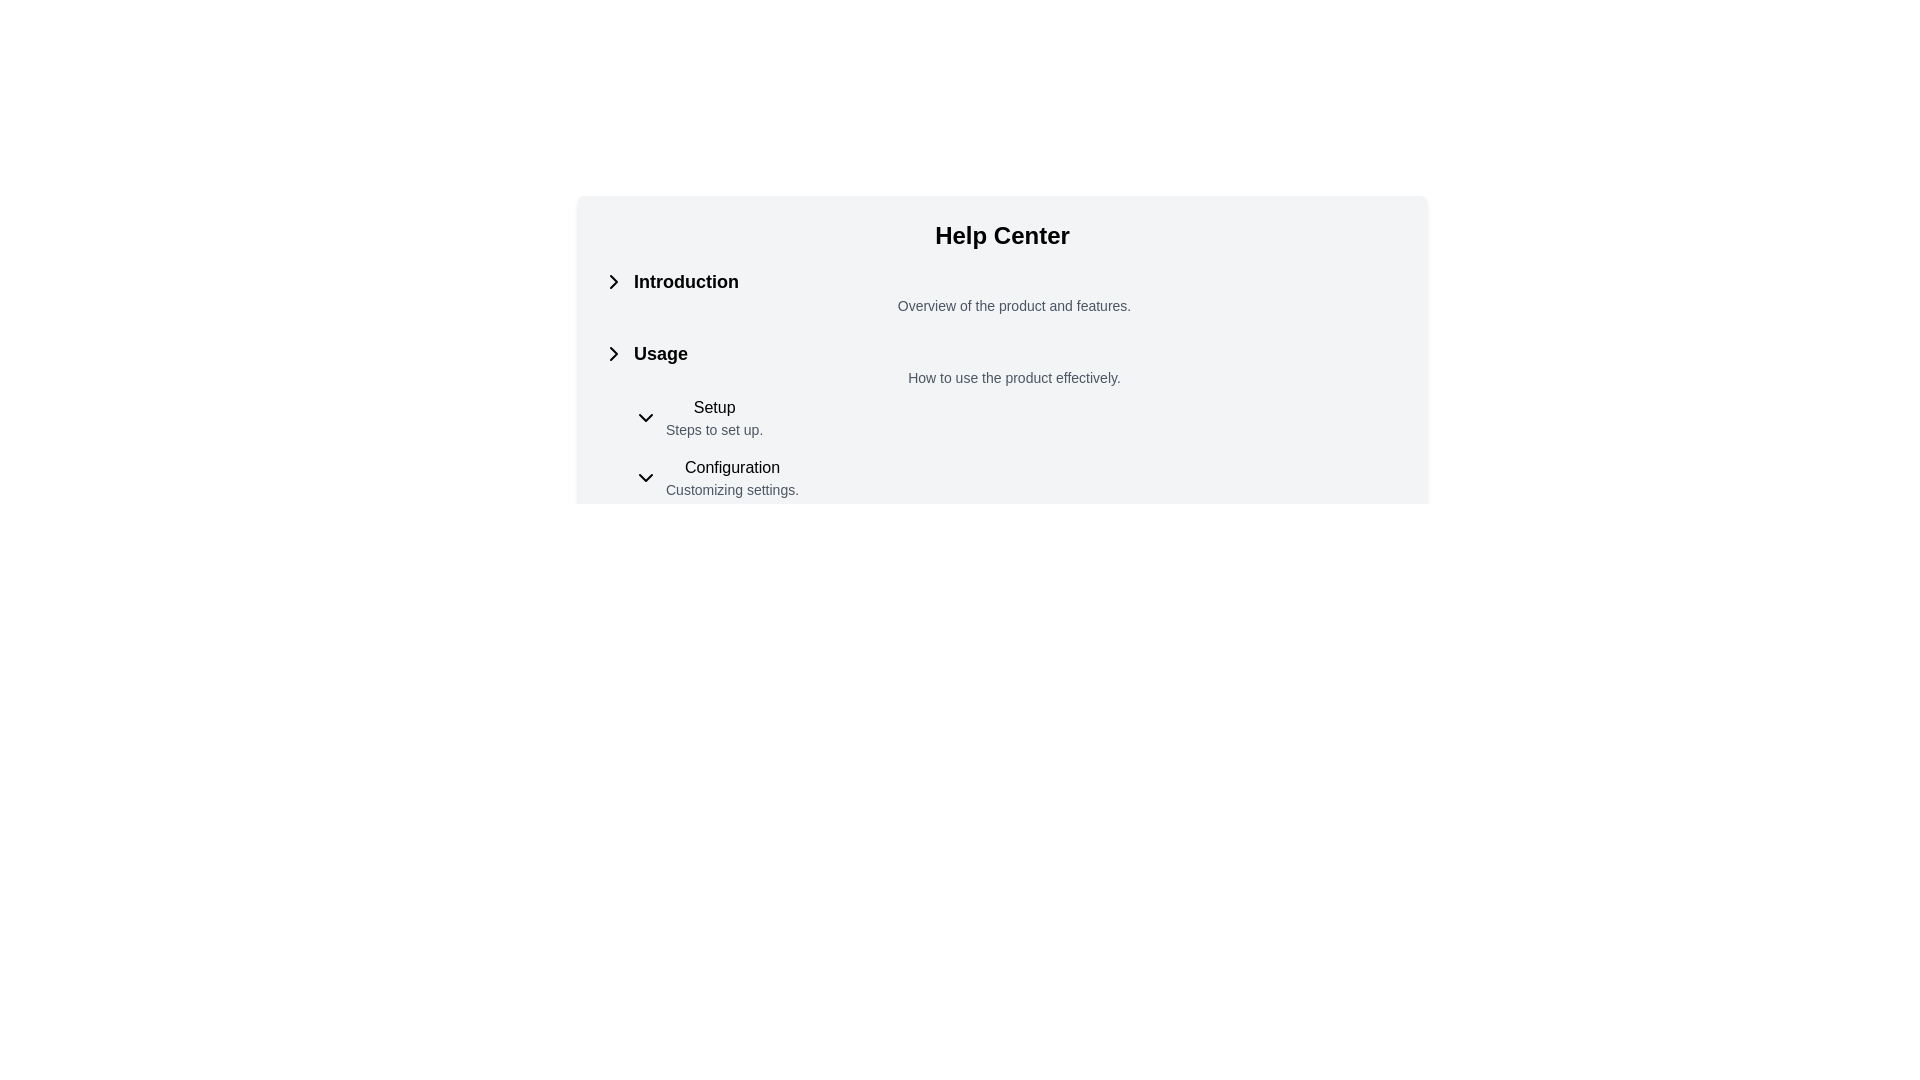 This screenshot has height=1080, width=1920. I want to click on the informational Text Label located under the 'Configuration' section in the left-hand menu, so click(731, 489).